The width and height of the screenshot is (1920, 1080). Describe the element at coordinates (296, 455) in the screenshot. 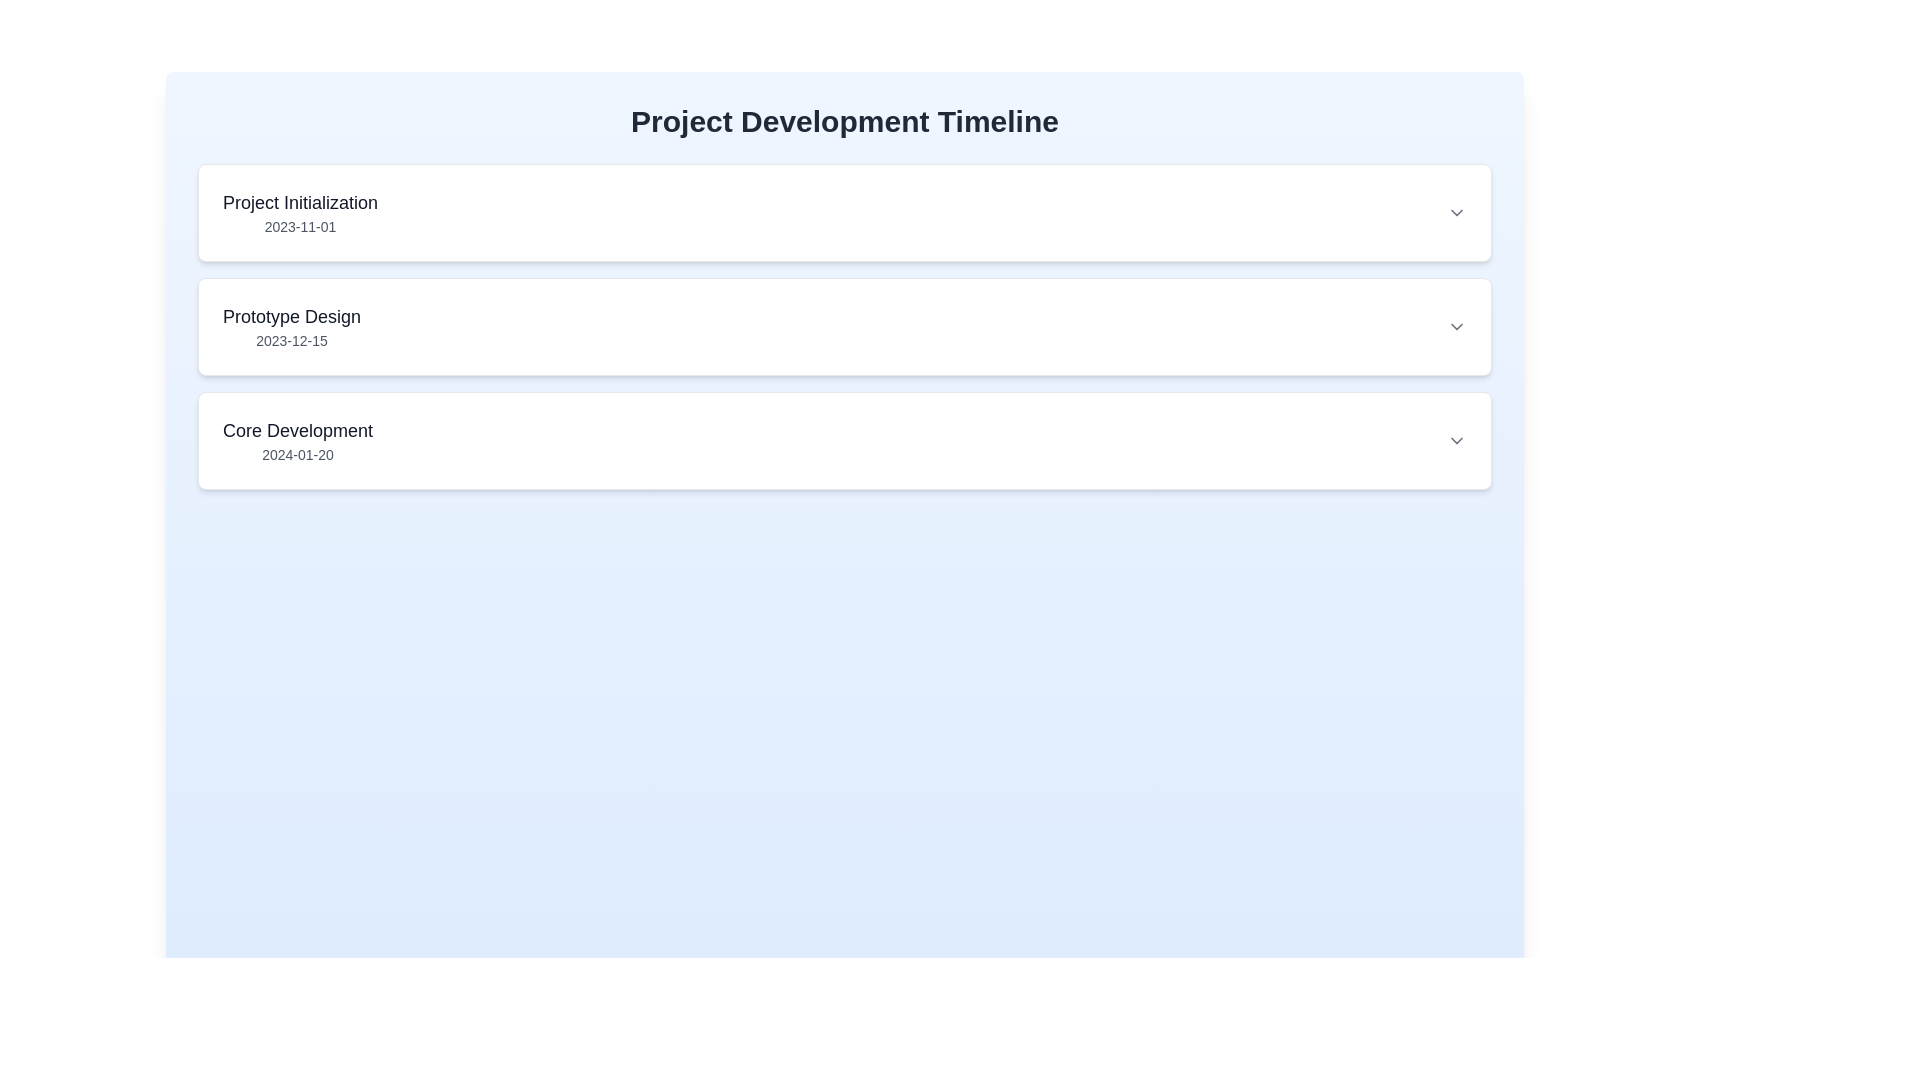

I see `the static text displaying the date '2024-01-20' in dark gray color, located below the title 'Core Development' on the 'Core Development' card` at that location.